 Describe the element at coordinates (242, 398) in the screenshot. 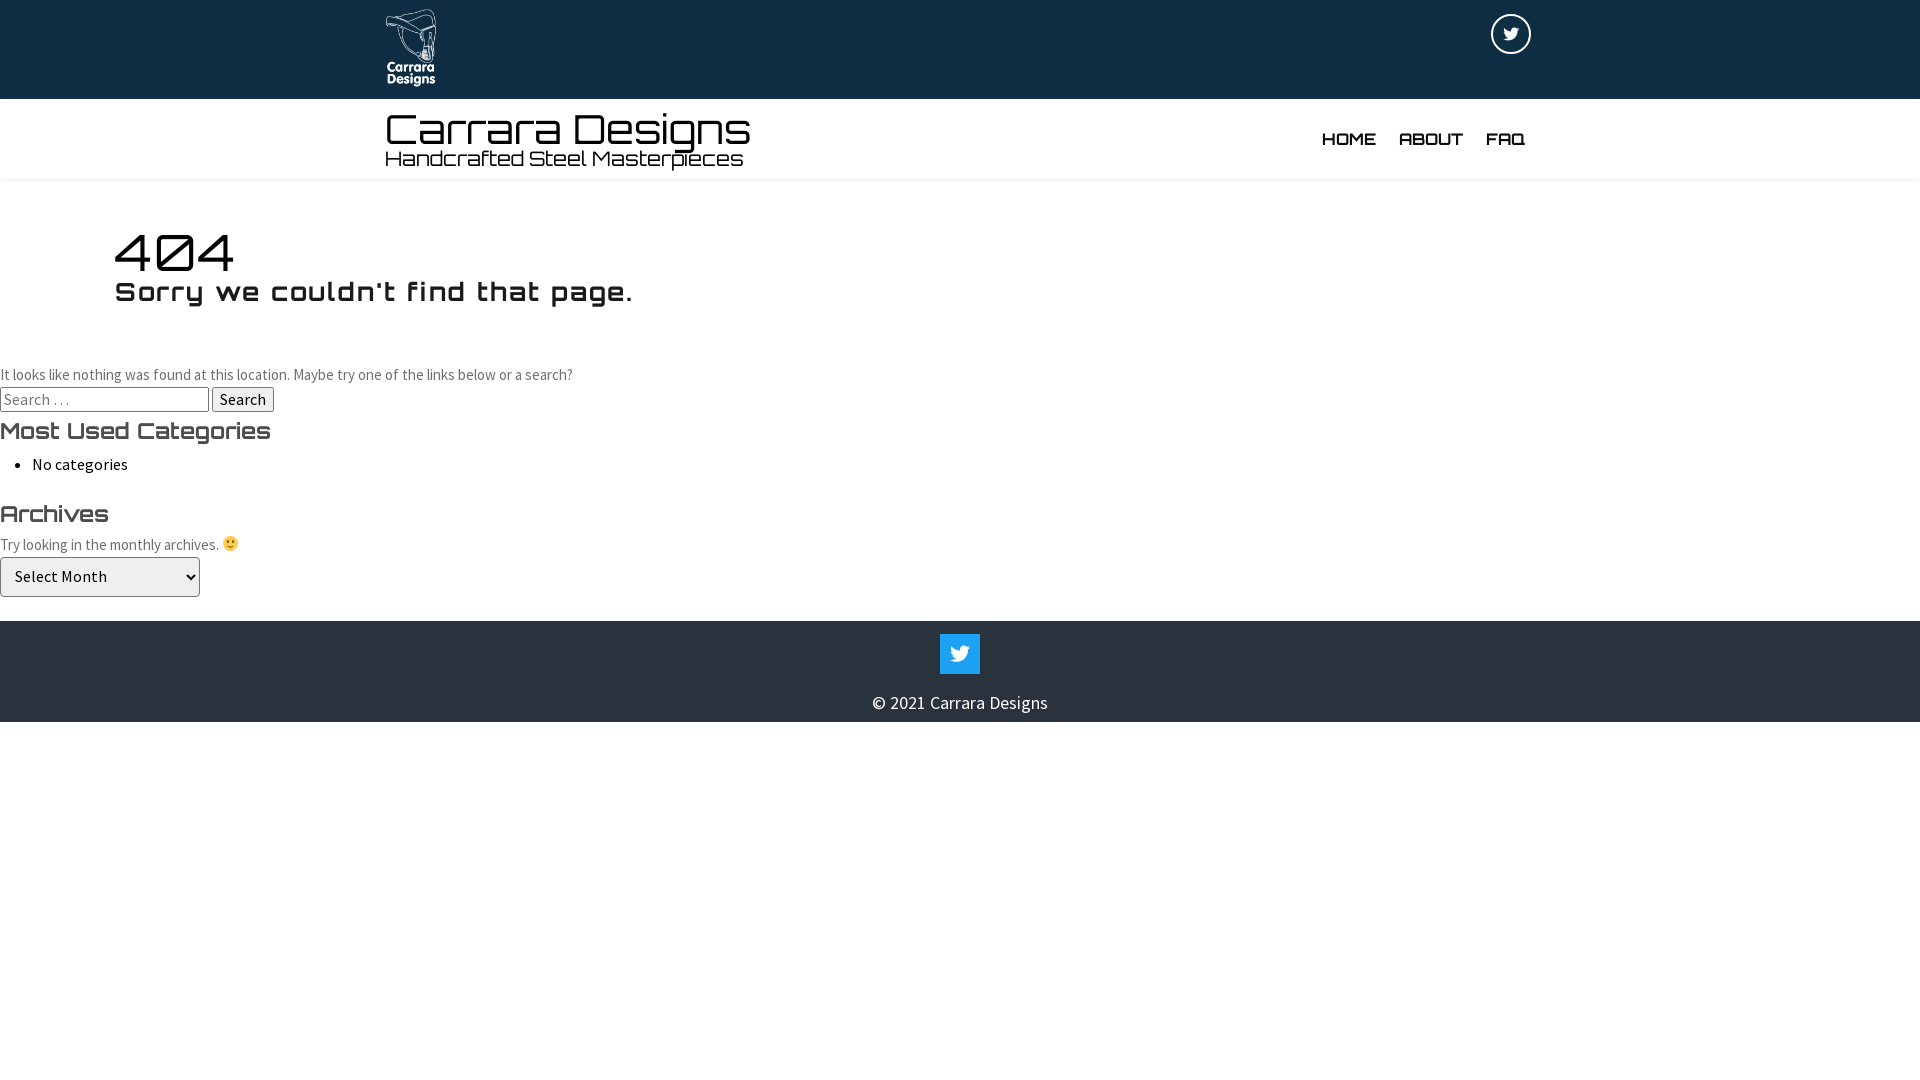

I see `'Search'` at that location.